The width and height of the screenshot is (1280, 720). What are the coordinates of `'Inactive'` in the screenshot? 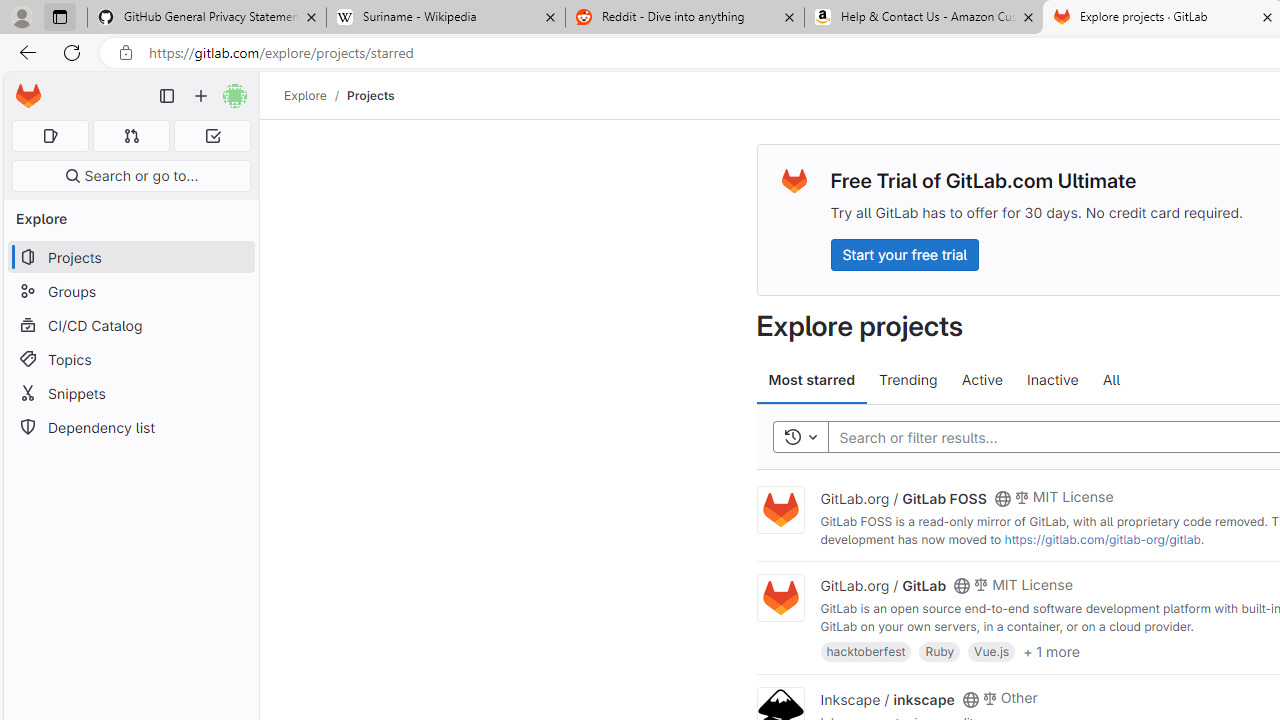 It's located at (1051, 380).